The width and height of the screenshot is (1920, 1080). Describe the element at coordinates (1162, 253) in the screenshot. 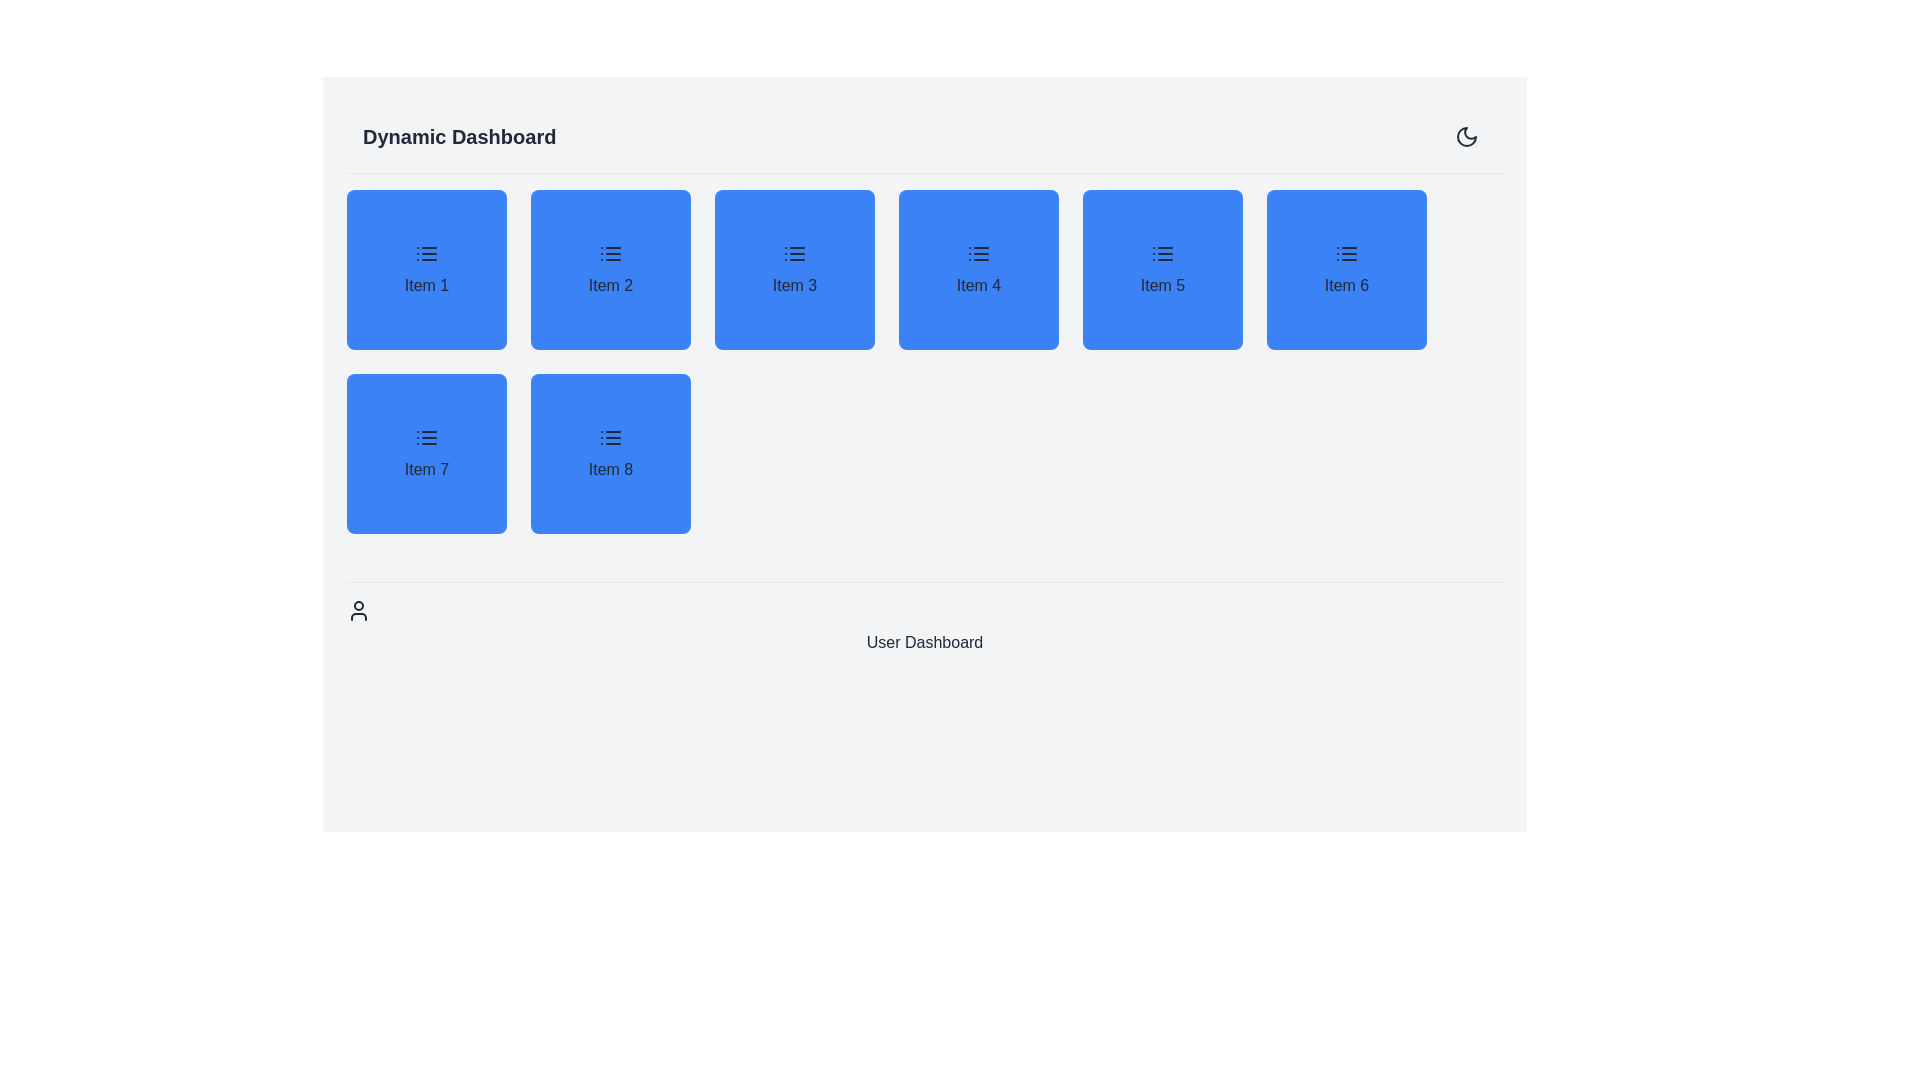

I see `the bulleted list icon inside the blue square labeled 'Item 5'` at that location.